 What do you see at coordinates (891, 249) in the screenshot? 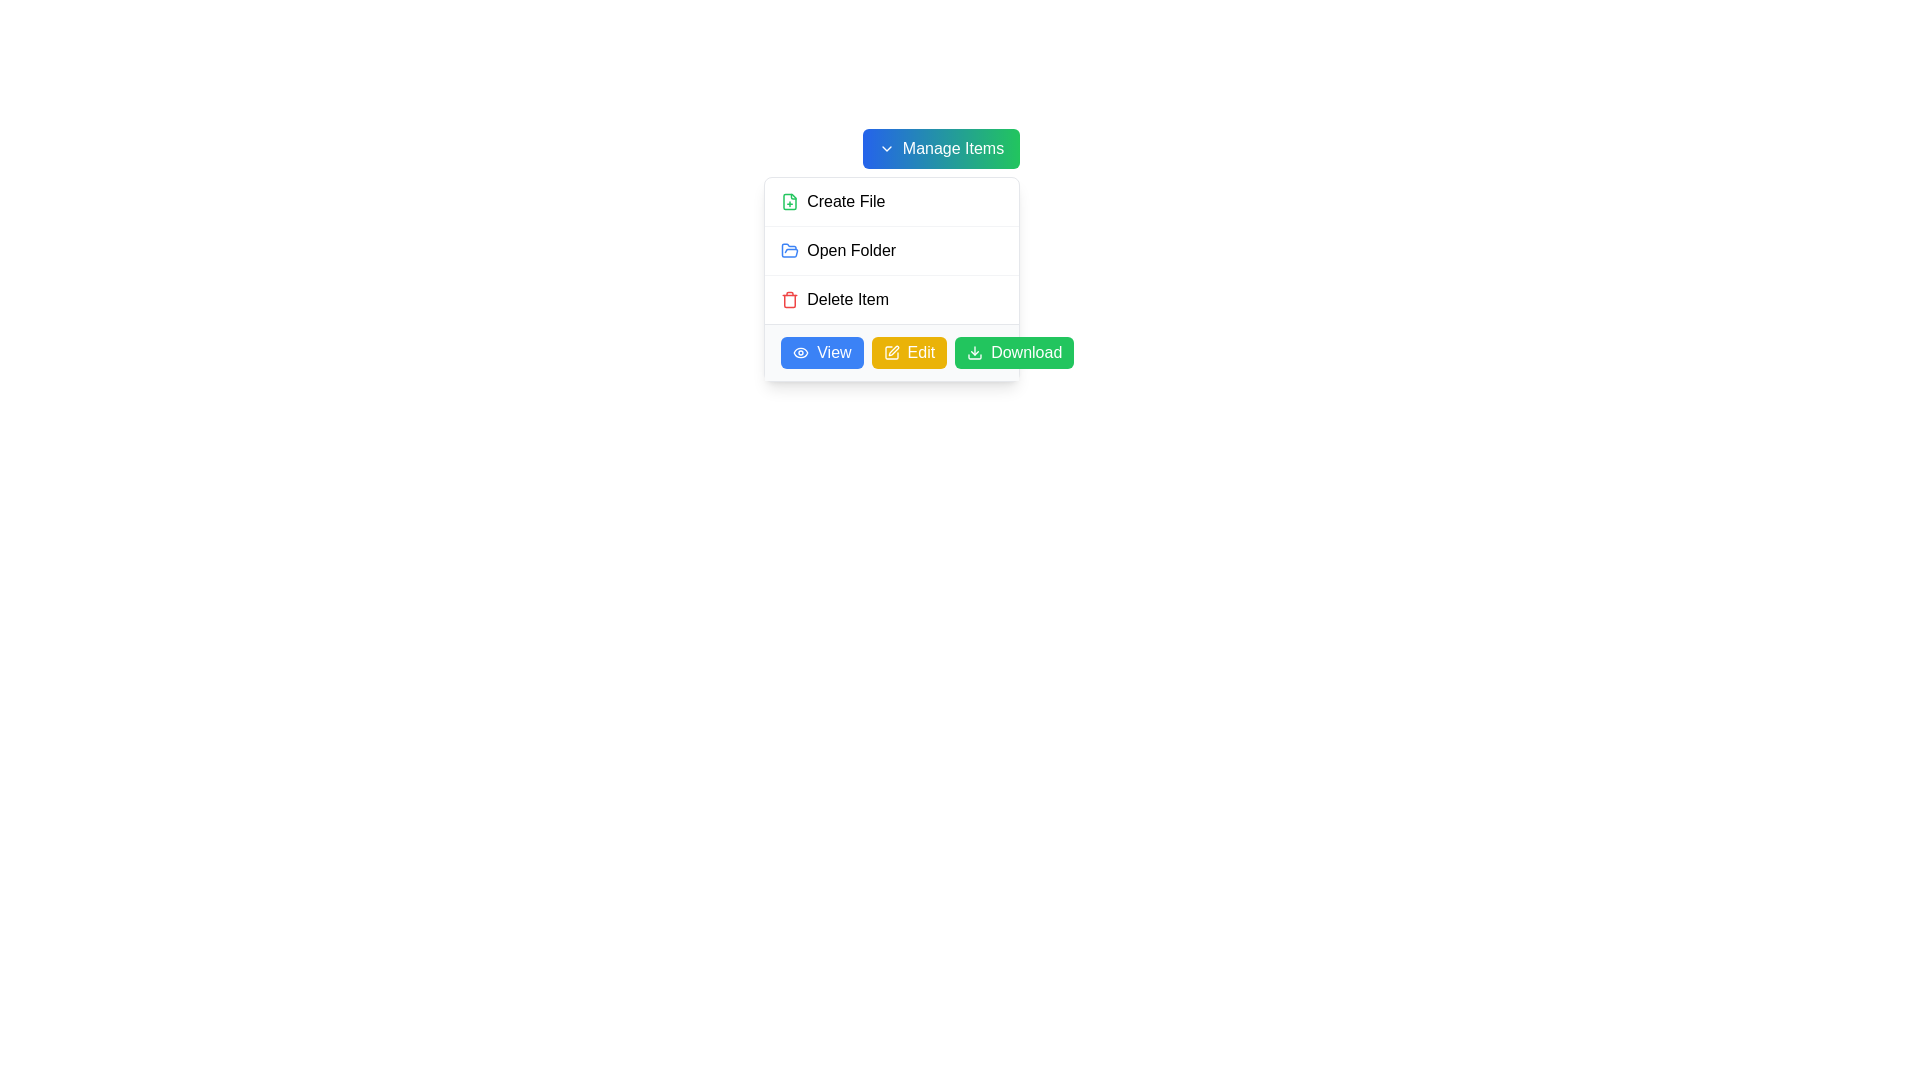
I see `the 'Open Folder' button` at bounding box center [891, 249].